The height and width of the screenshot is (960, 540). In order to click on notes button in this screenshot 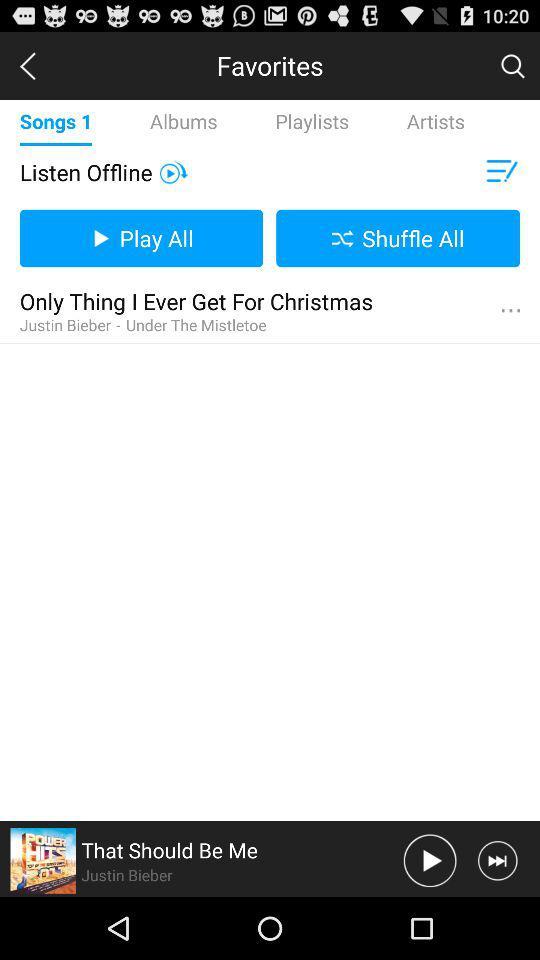, I will do `click(499, 171)`.